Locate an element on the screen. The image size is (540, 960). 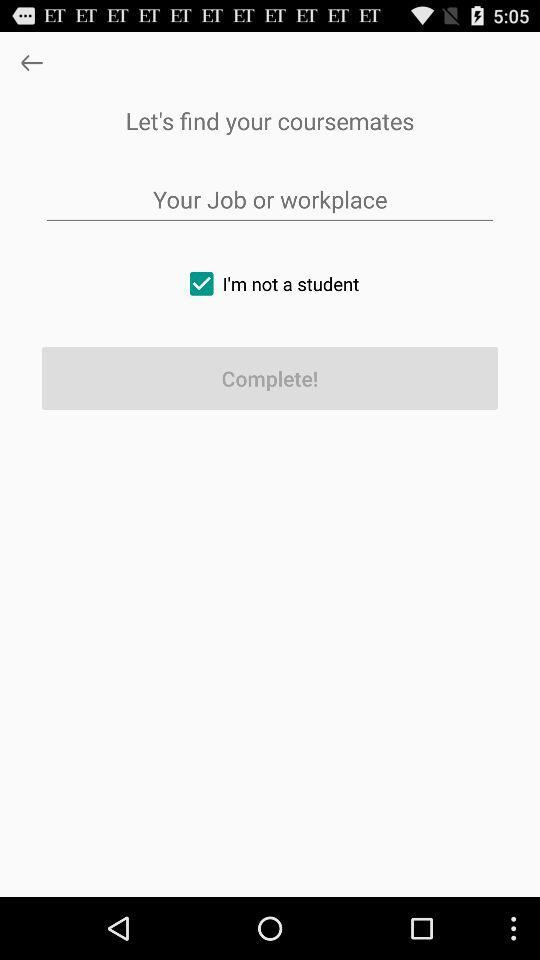
goes back is located at coordinates (30, 62).